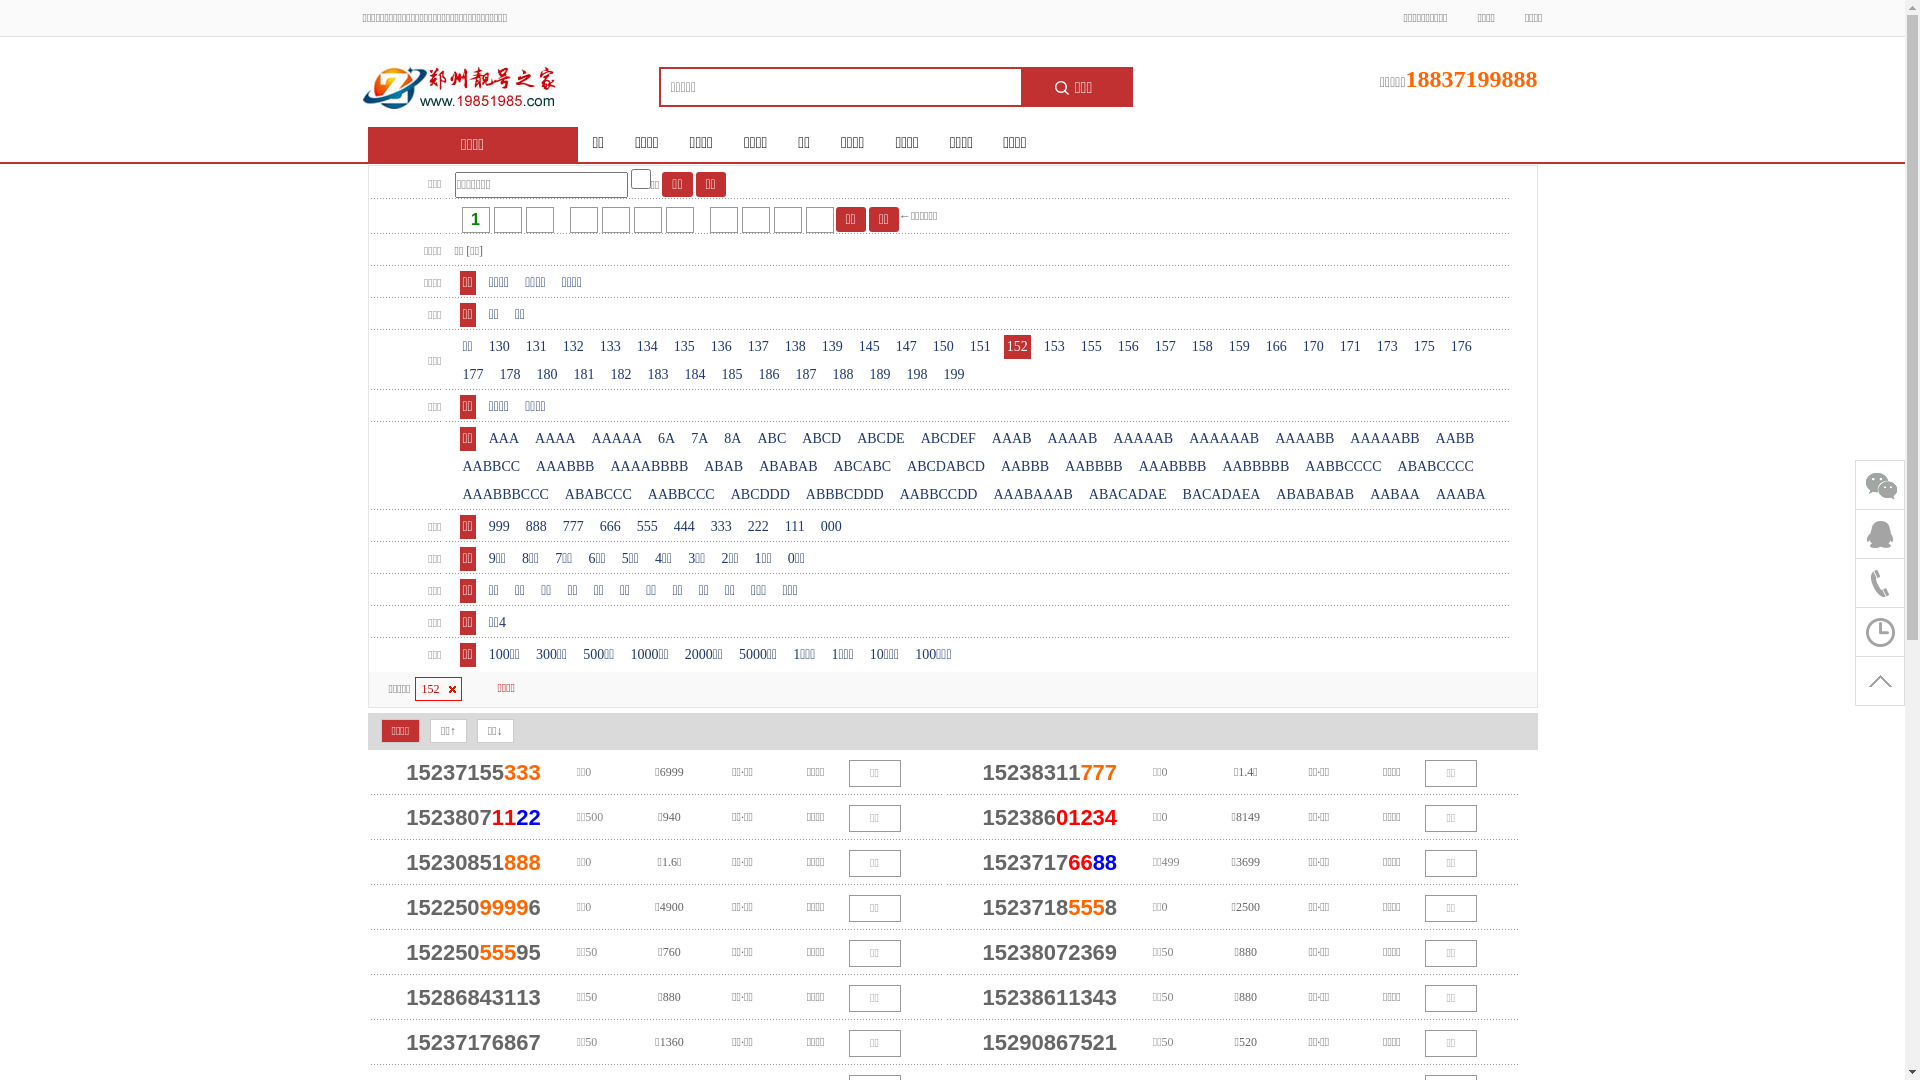  What do you see at coordinates (730, 374) in the screenshot?
I see `'185'` at bounding box center [730, 374].